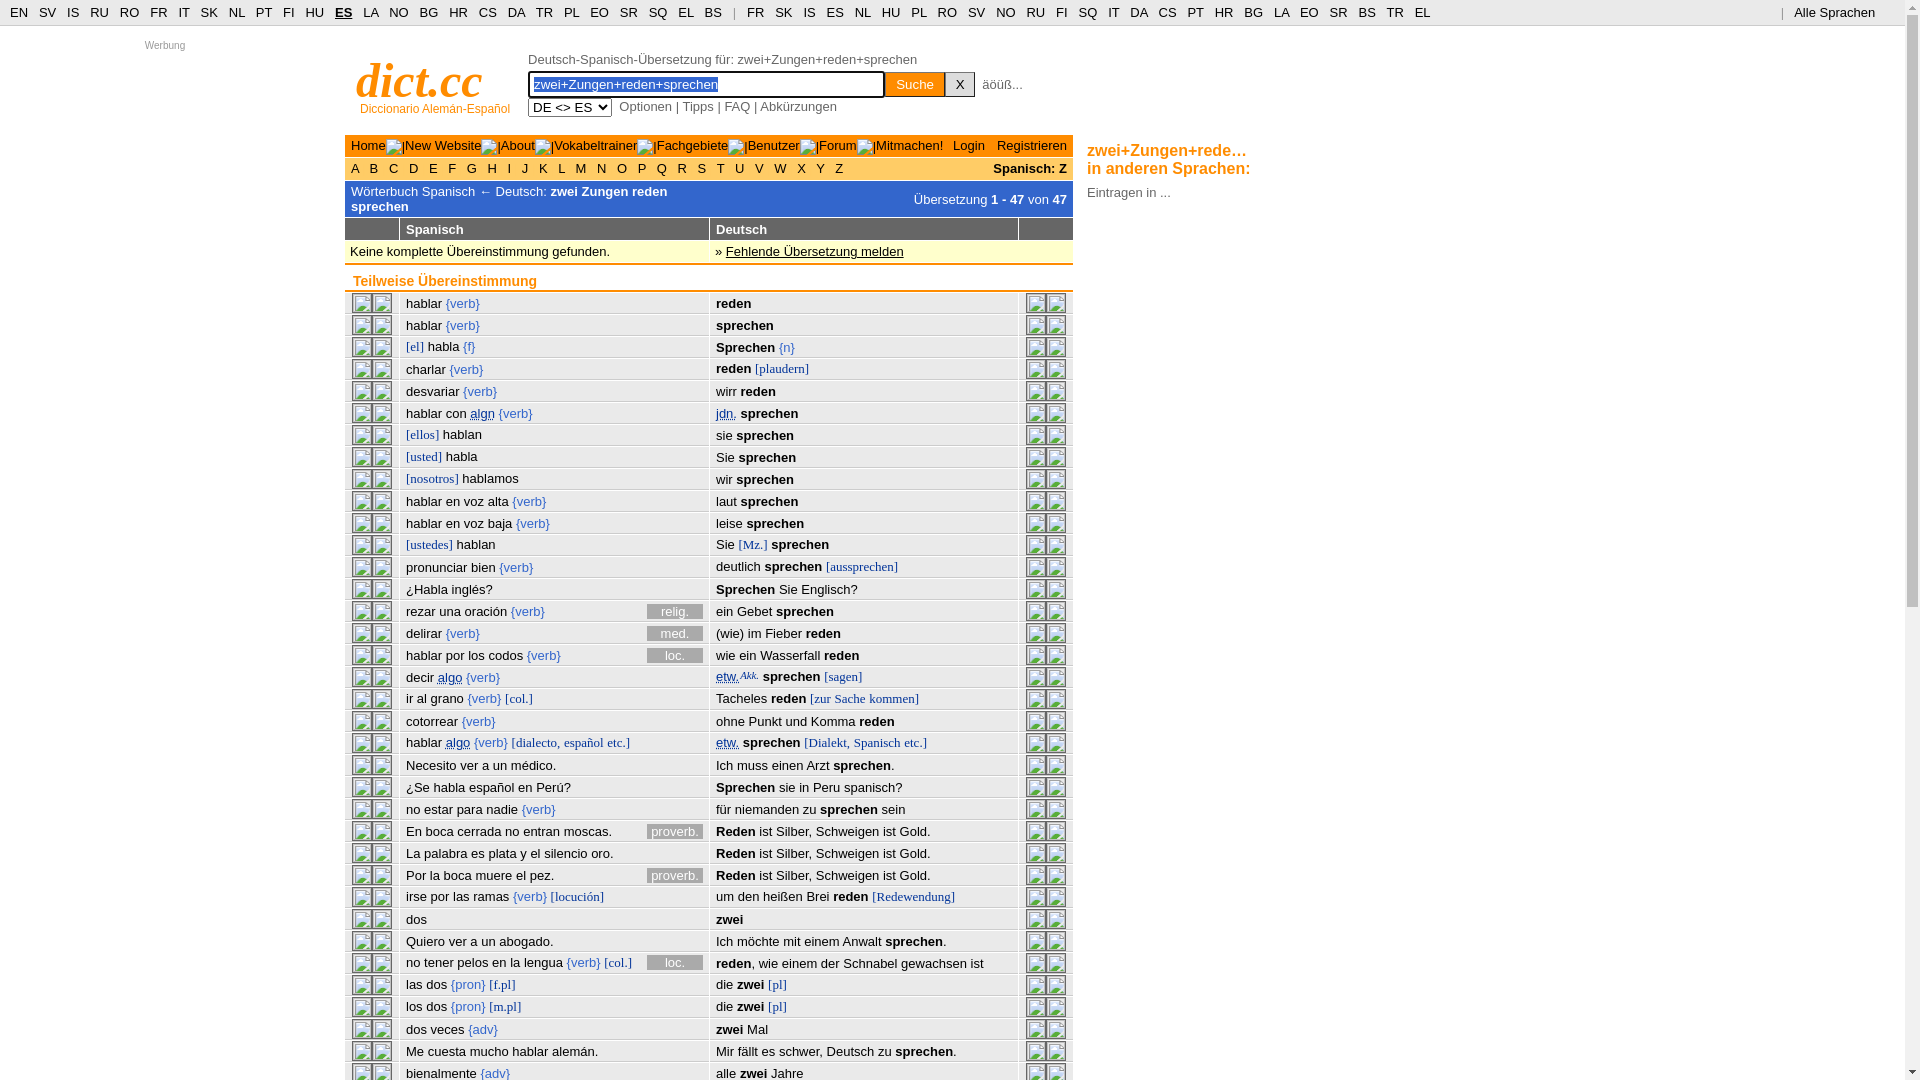  I want to click on 'cerrada', so click(478, 831).